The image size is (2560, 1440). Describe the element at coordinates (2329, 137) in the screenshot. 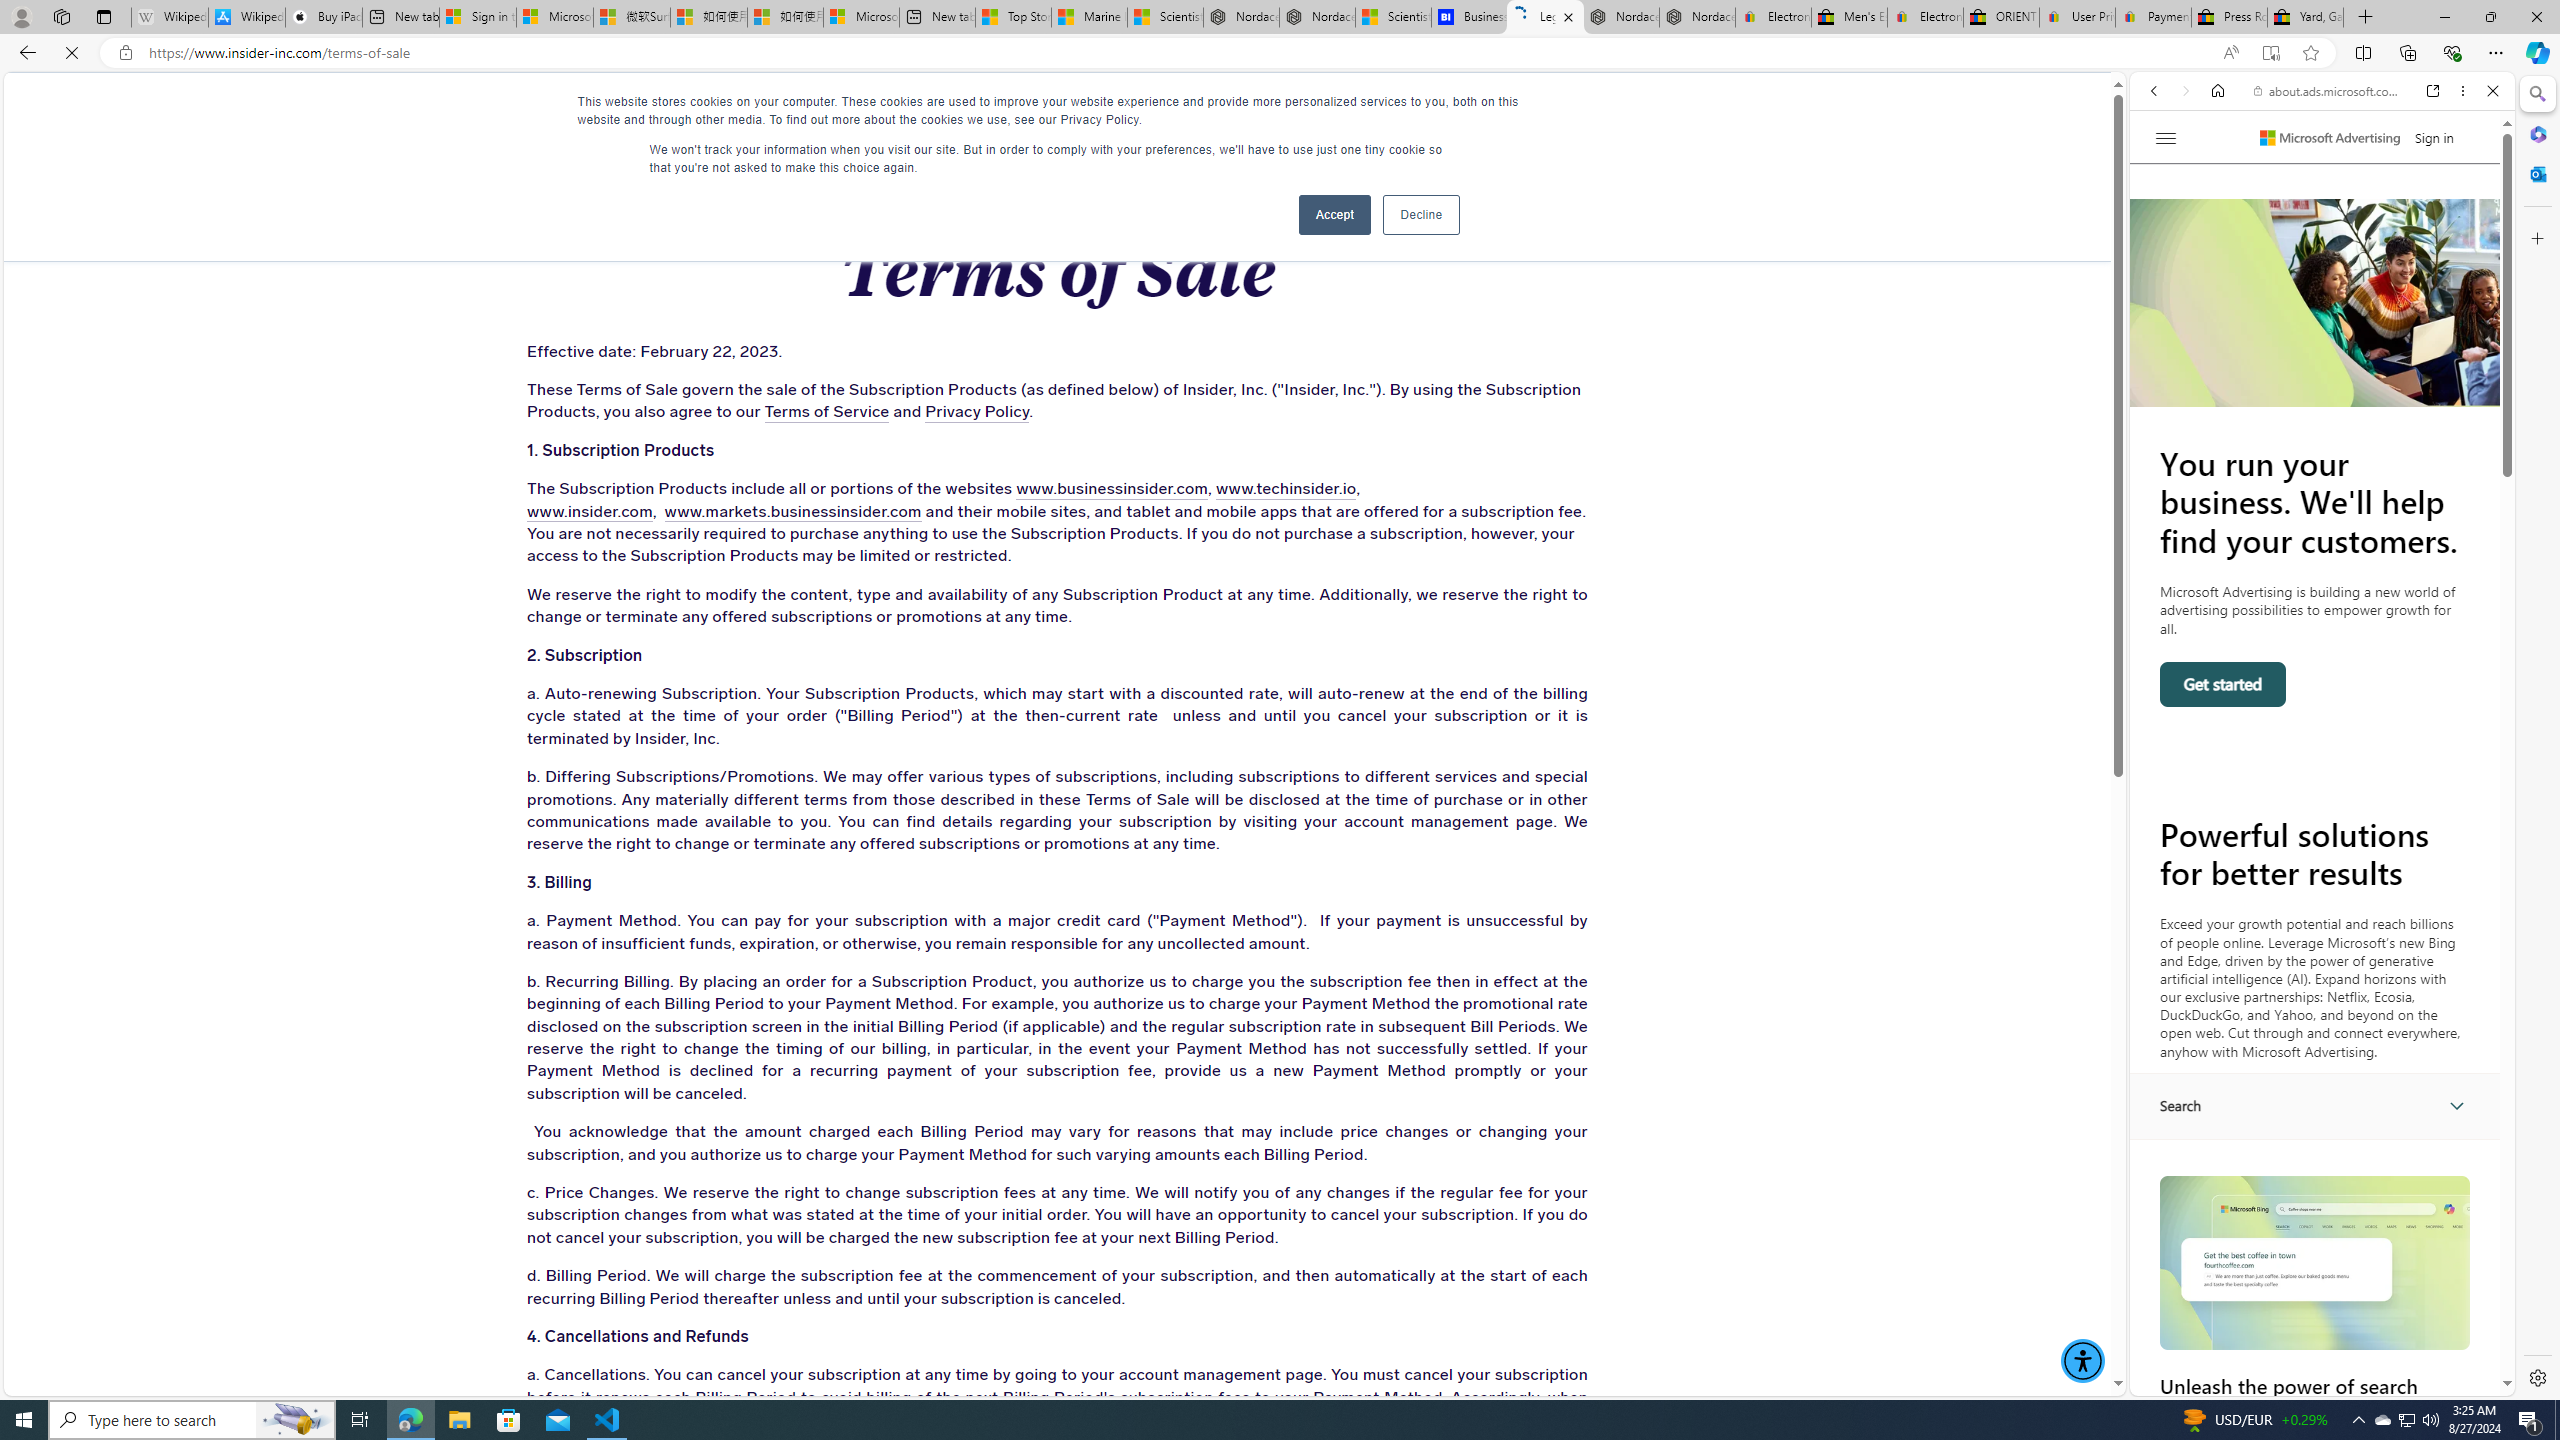

I see `'Microsoft Advertising'` at that location.